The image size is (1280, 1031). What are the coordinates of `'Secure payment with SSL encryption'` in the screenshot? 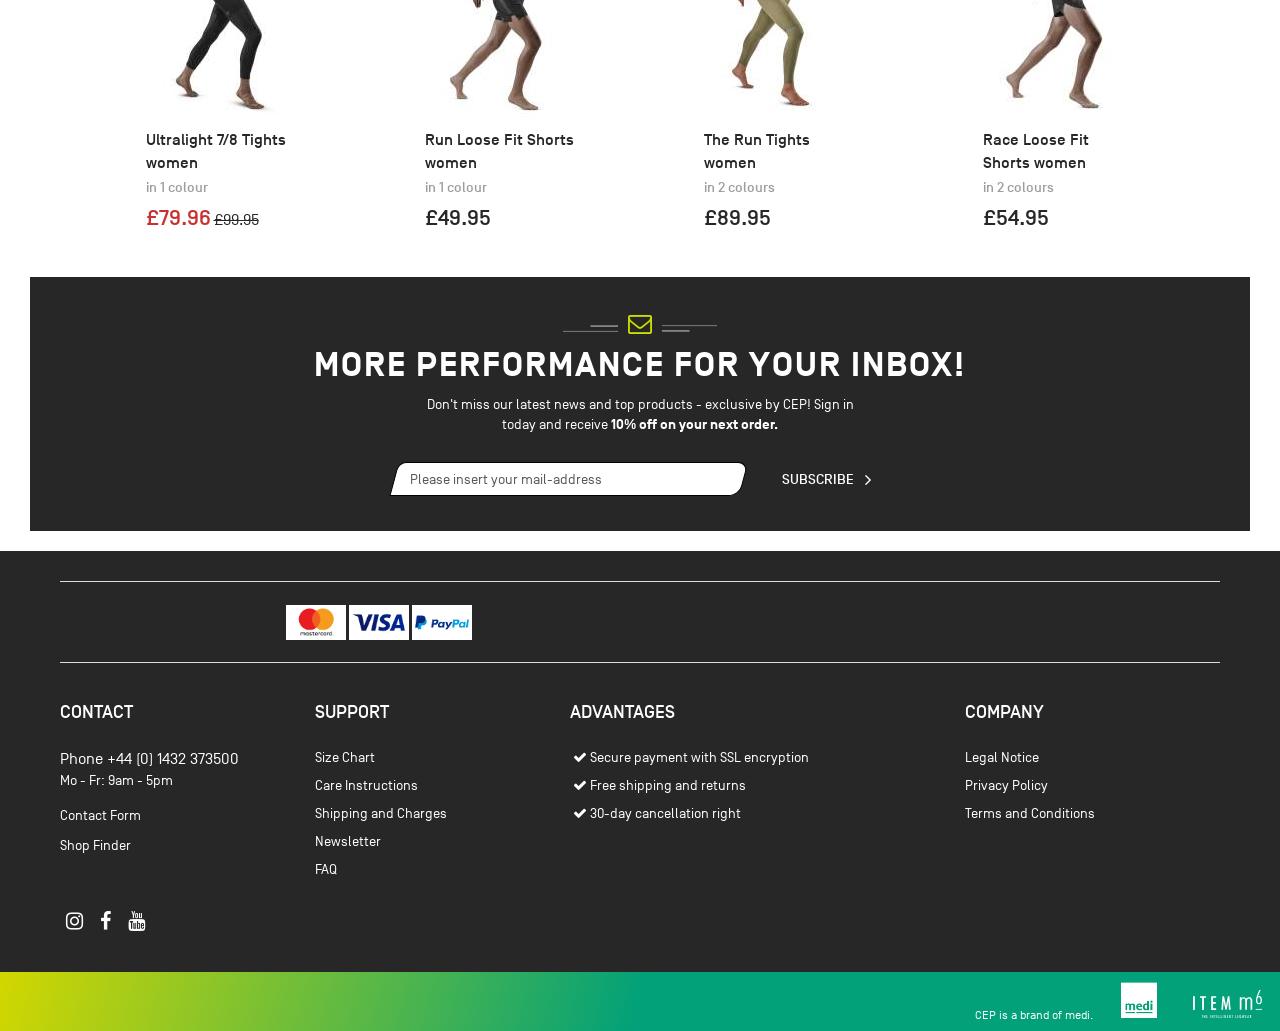 It's located at (588, 863).